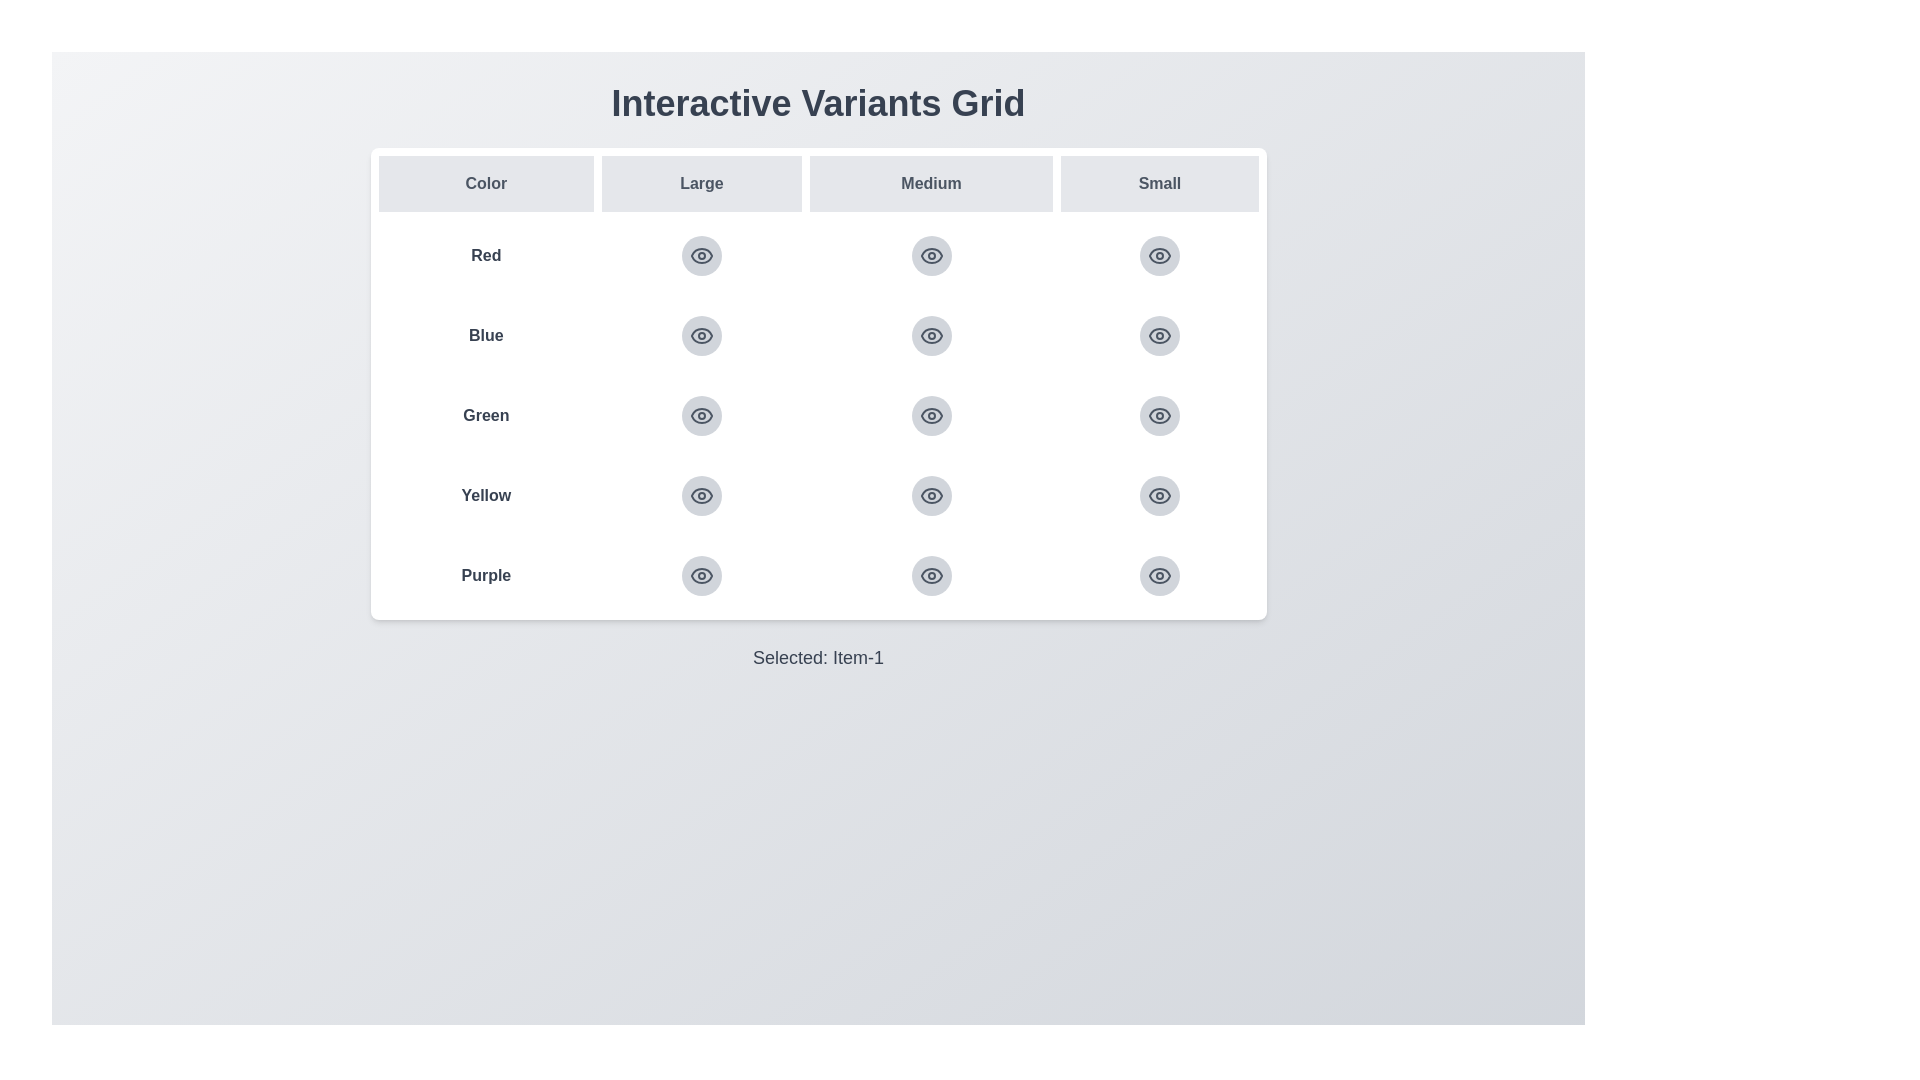 Image resolution: width=1920 pixels, height=1080 pixels. Describe the element at coordinates (1160, 575) in the screenshot. I see `the 'eye' symbol button located in the bottom-right corner of the grid layout, under the 'Purple' label in the 'Small' column, which indicates a view action` at that location.